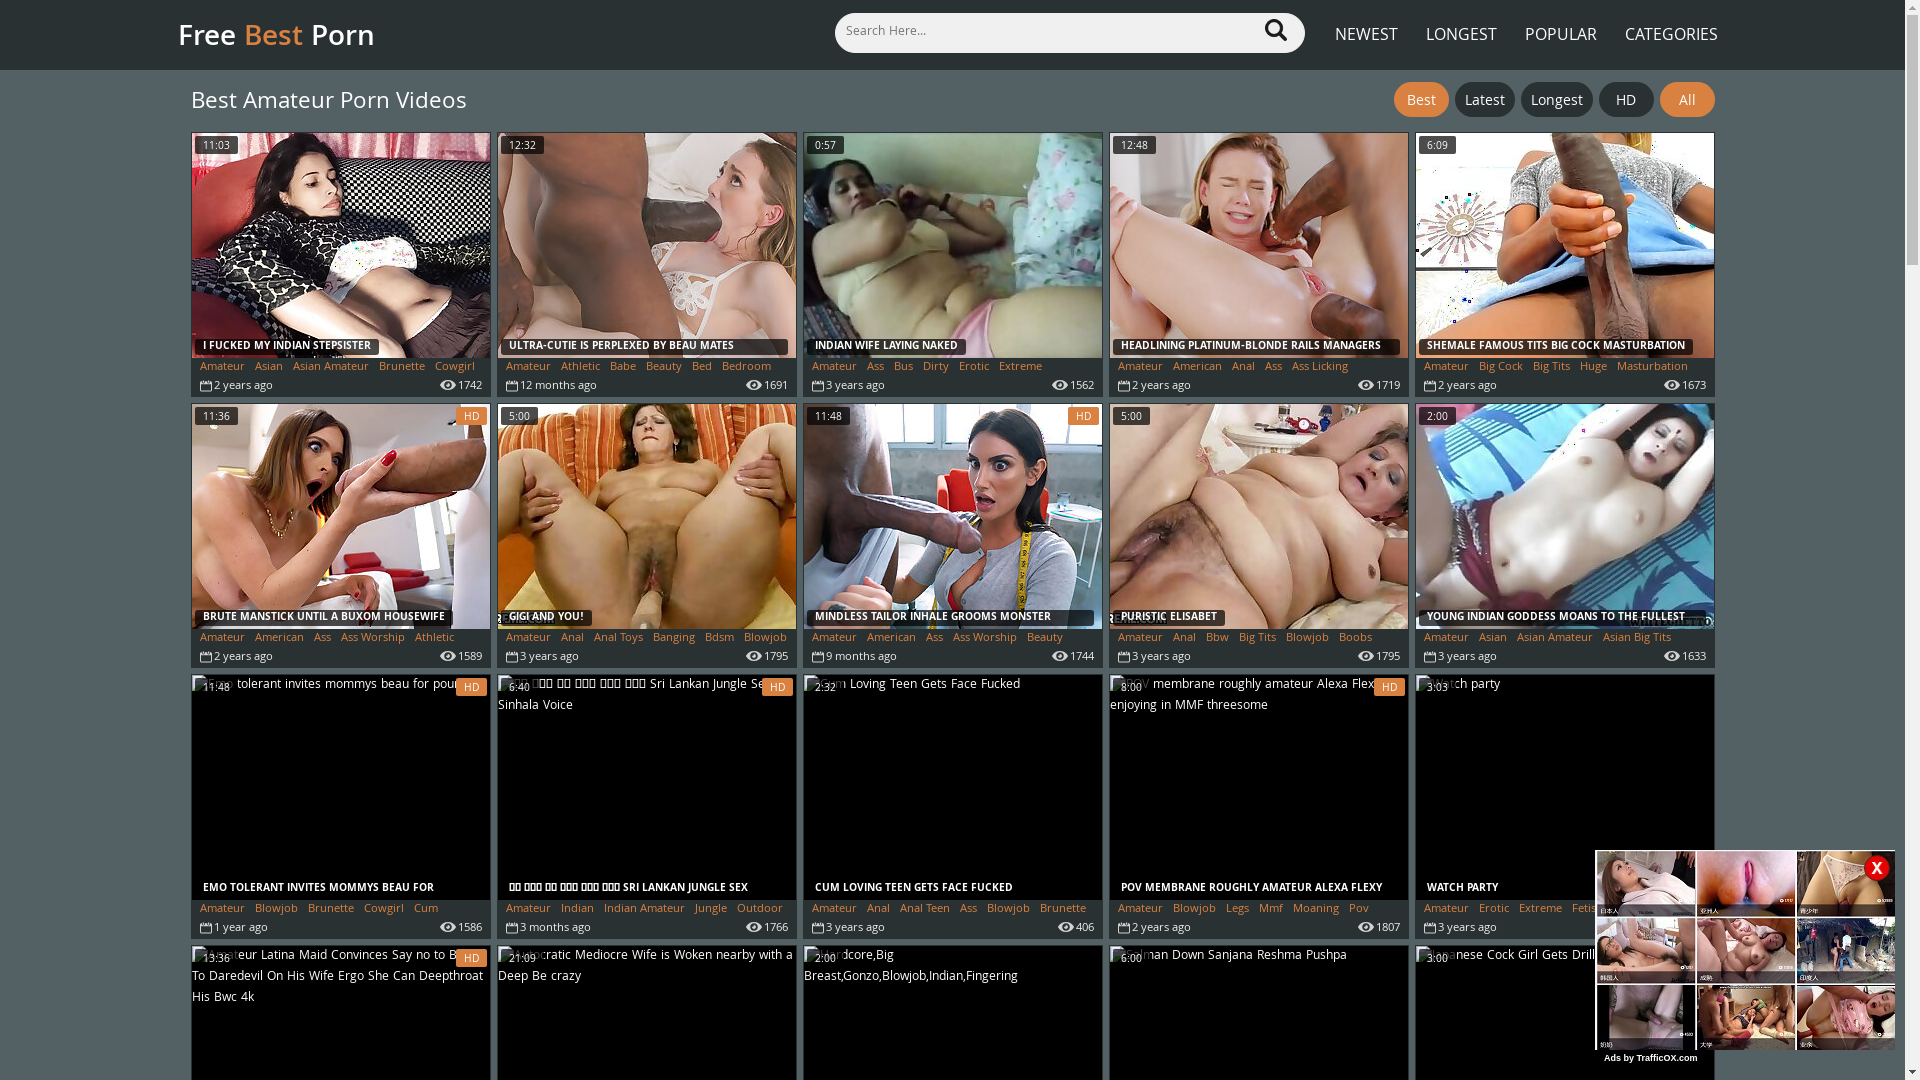  I want to click on 'Erotic', so click(1492, 909).